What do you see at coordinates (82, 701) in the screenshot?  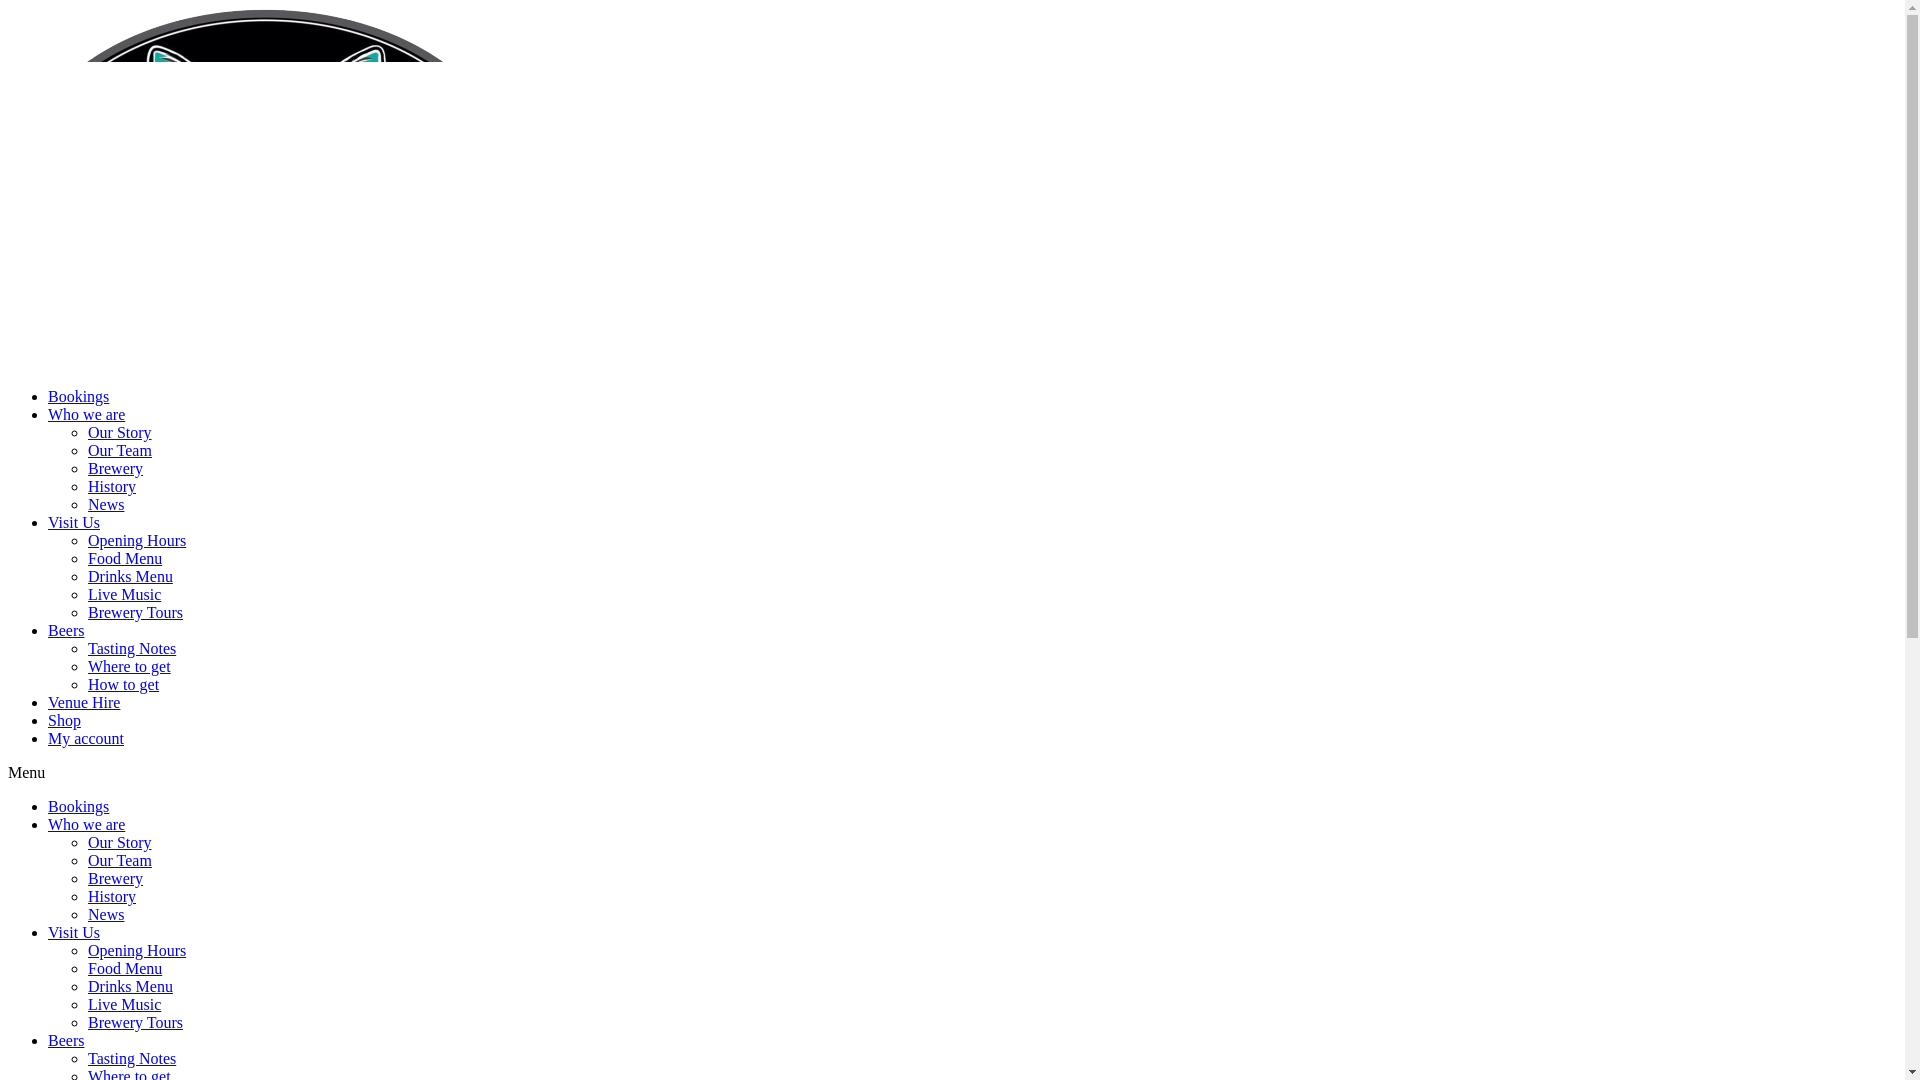 I see `'Venue Hire'` at bounding box center [82, 701].